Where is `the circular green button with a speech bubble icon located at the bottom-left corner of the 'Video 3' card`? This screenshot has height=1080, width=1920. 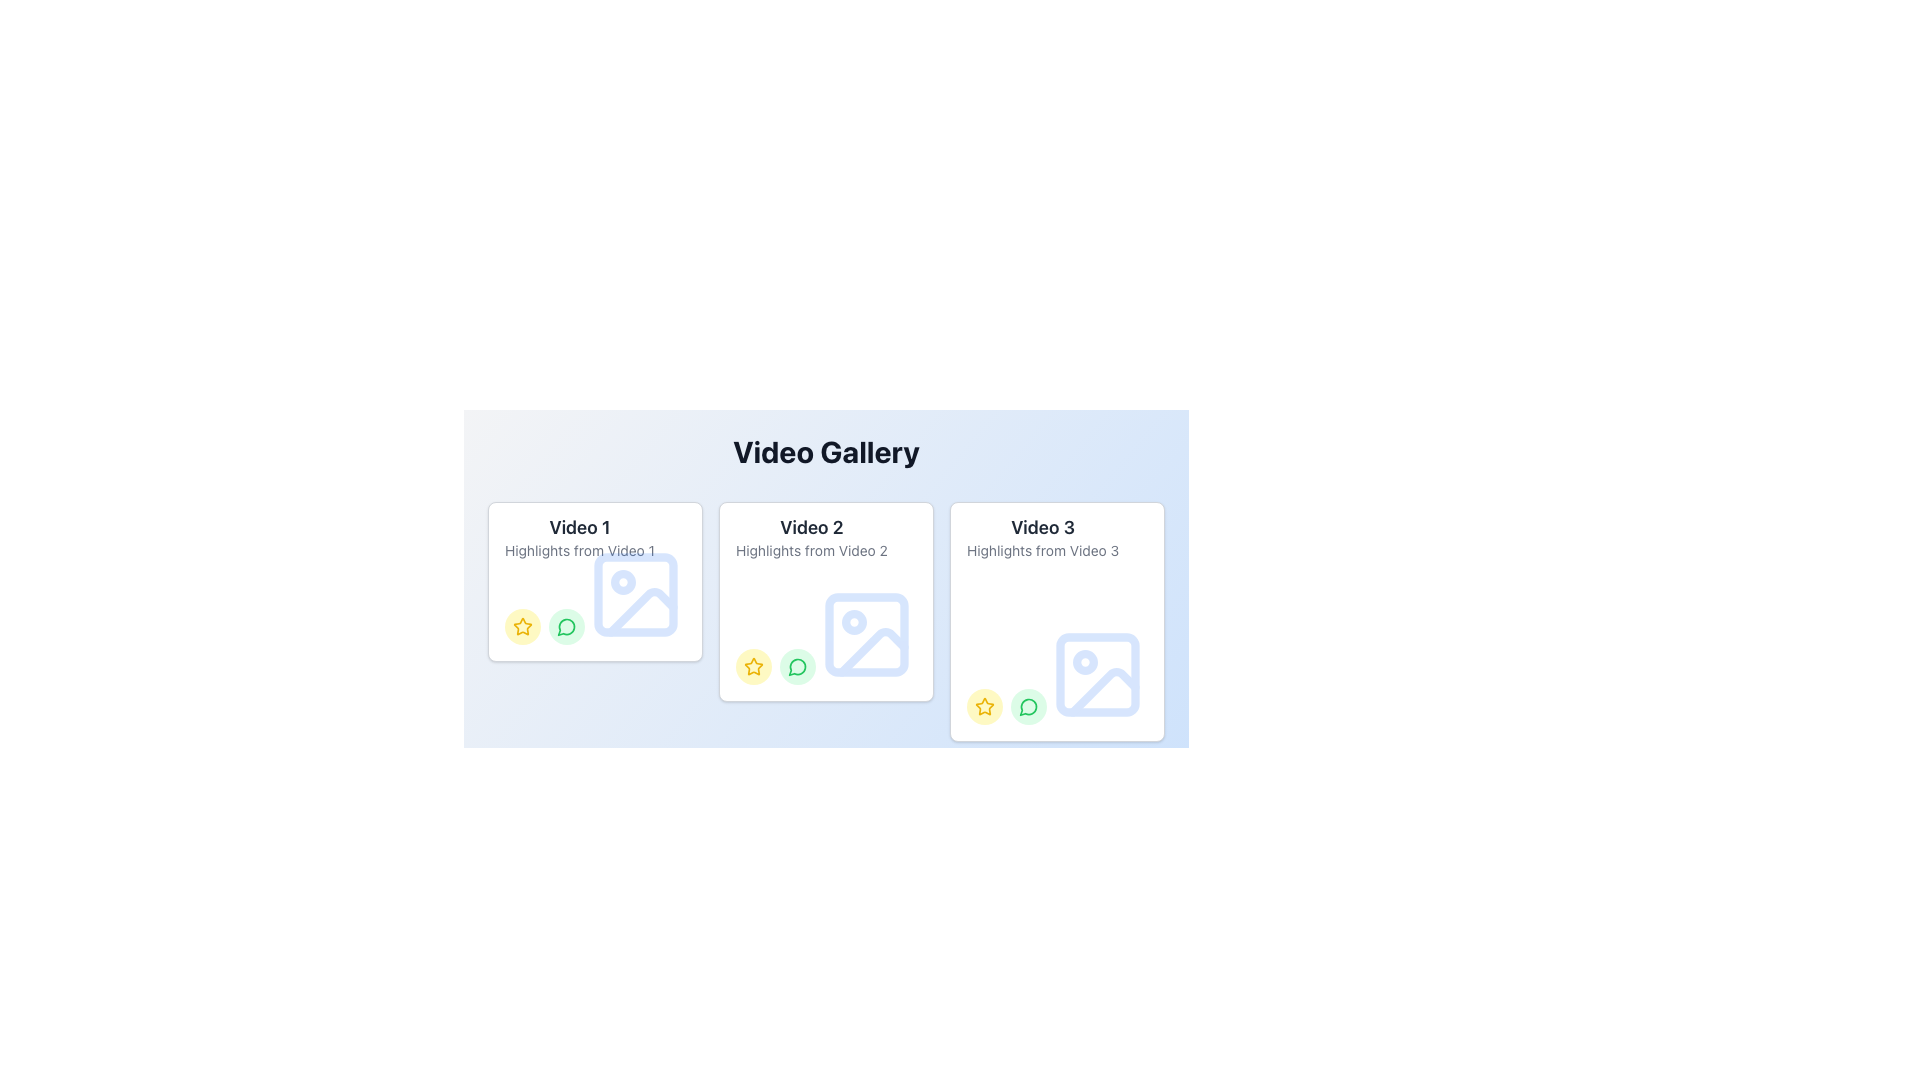 the circular green button with a speech bubble icon located at the bottom-left corner of the 'Video 3' card is located at coordinates (1028, 705).